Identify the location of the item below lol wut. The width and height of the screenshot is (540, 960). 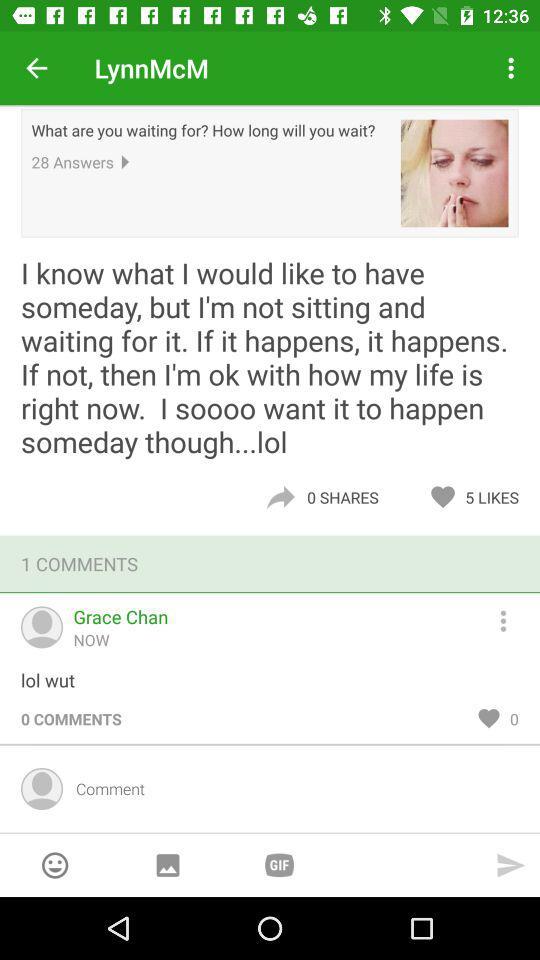
(70, 719).